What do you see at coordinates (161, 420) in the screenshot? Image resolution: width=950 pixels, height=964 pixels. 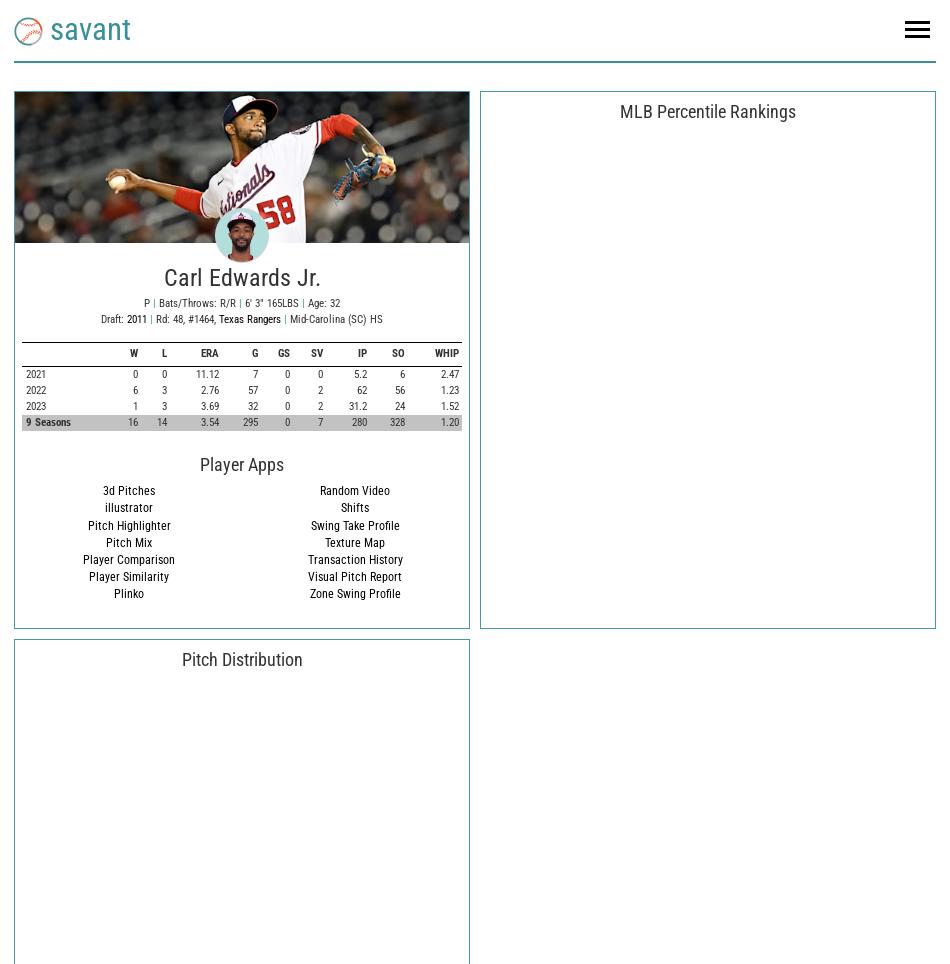 I see `'14'` at bounding box center [161, 420].